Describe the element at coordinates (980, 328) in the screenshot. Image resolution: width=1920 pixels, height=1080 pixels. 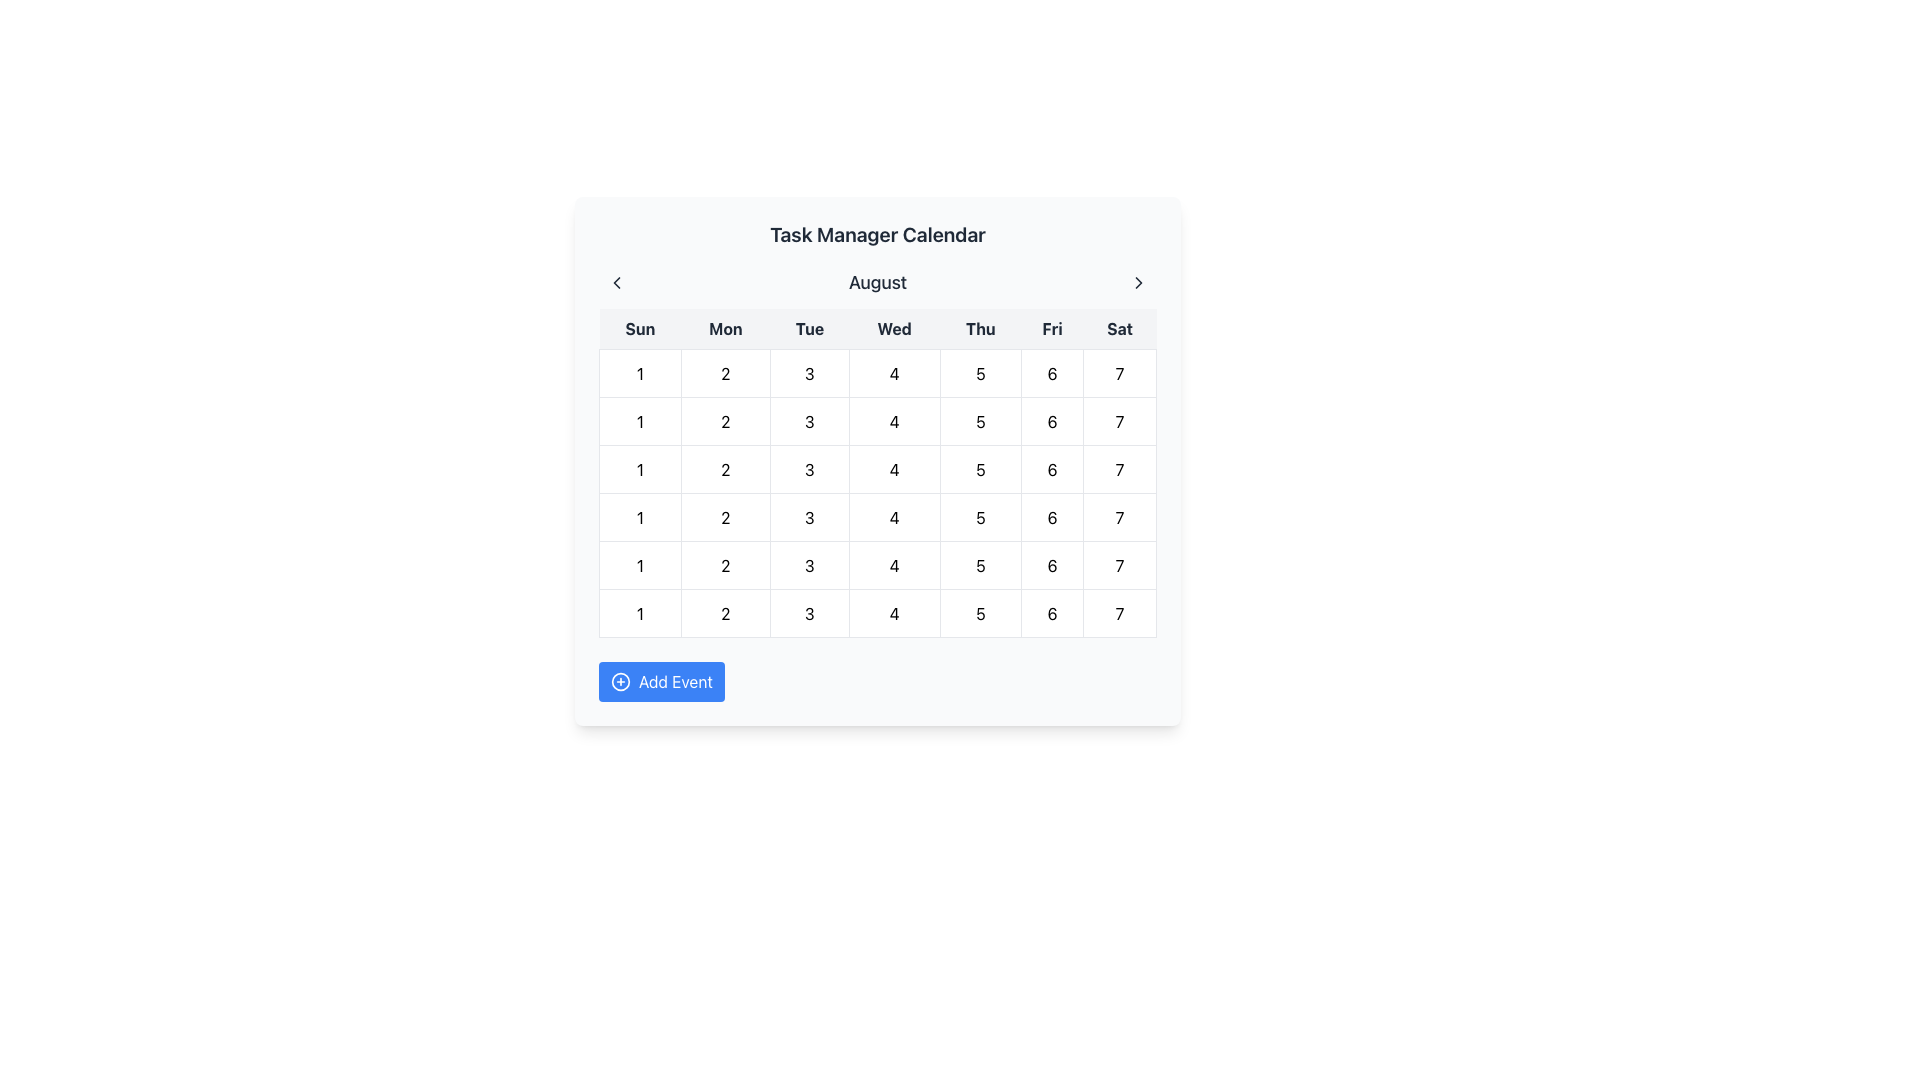
I see `the text label indicating 'Thursday' in the days header of the calendar interface` at that location.